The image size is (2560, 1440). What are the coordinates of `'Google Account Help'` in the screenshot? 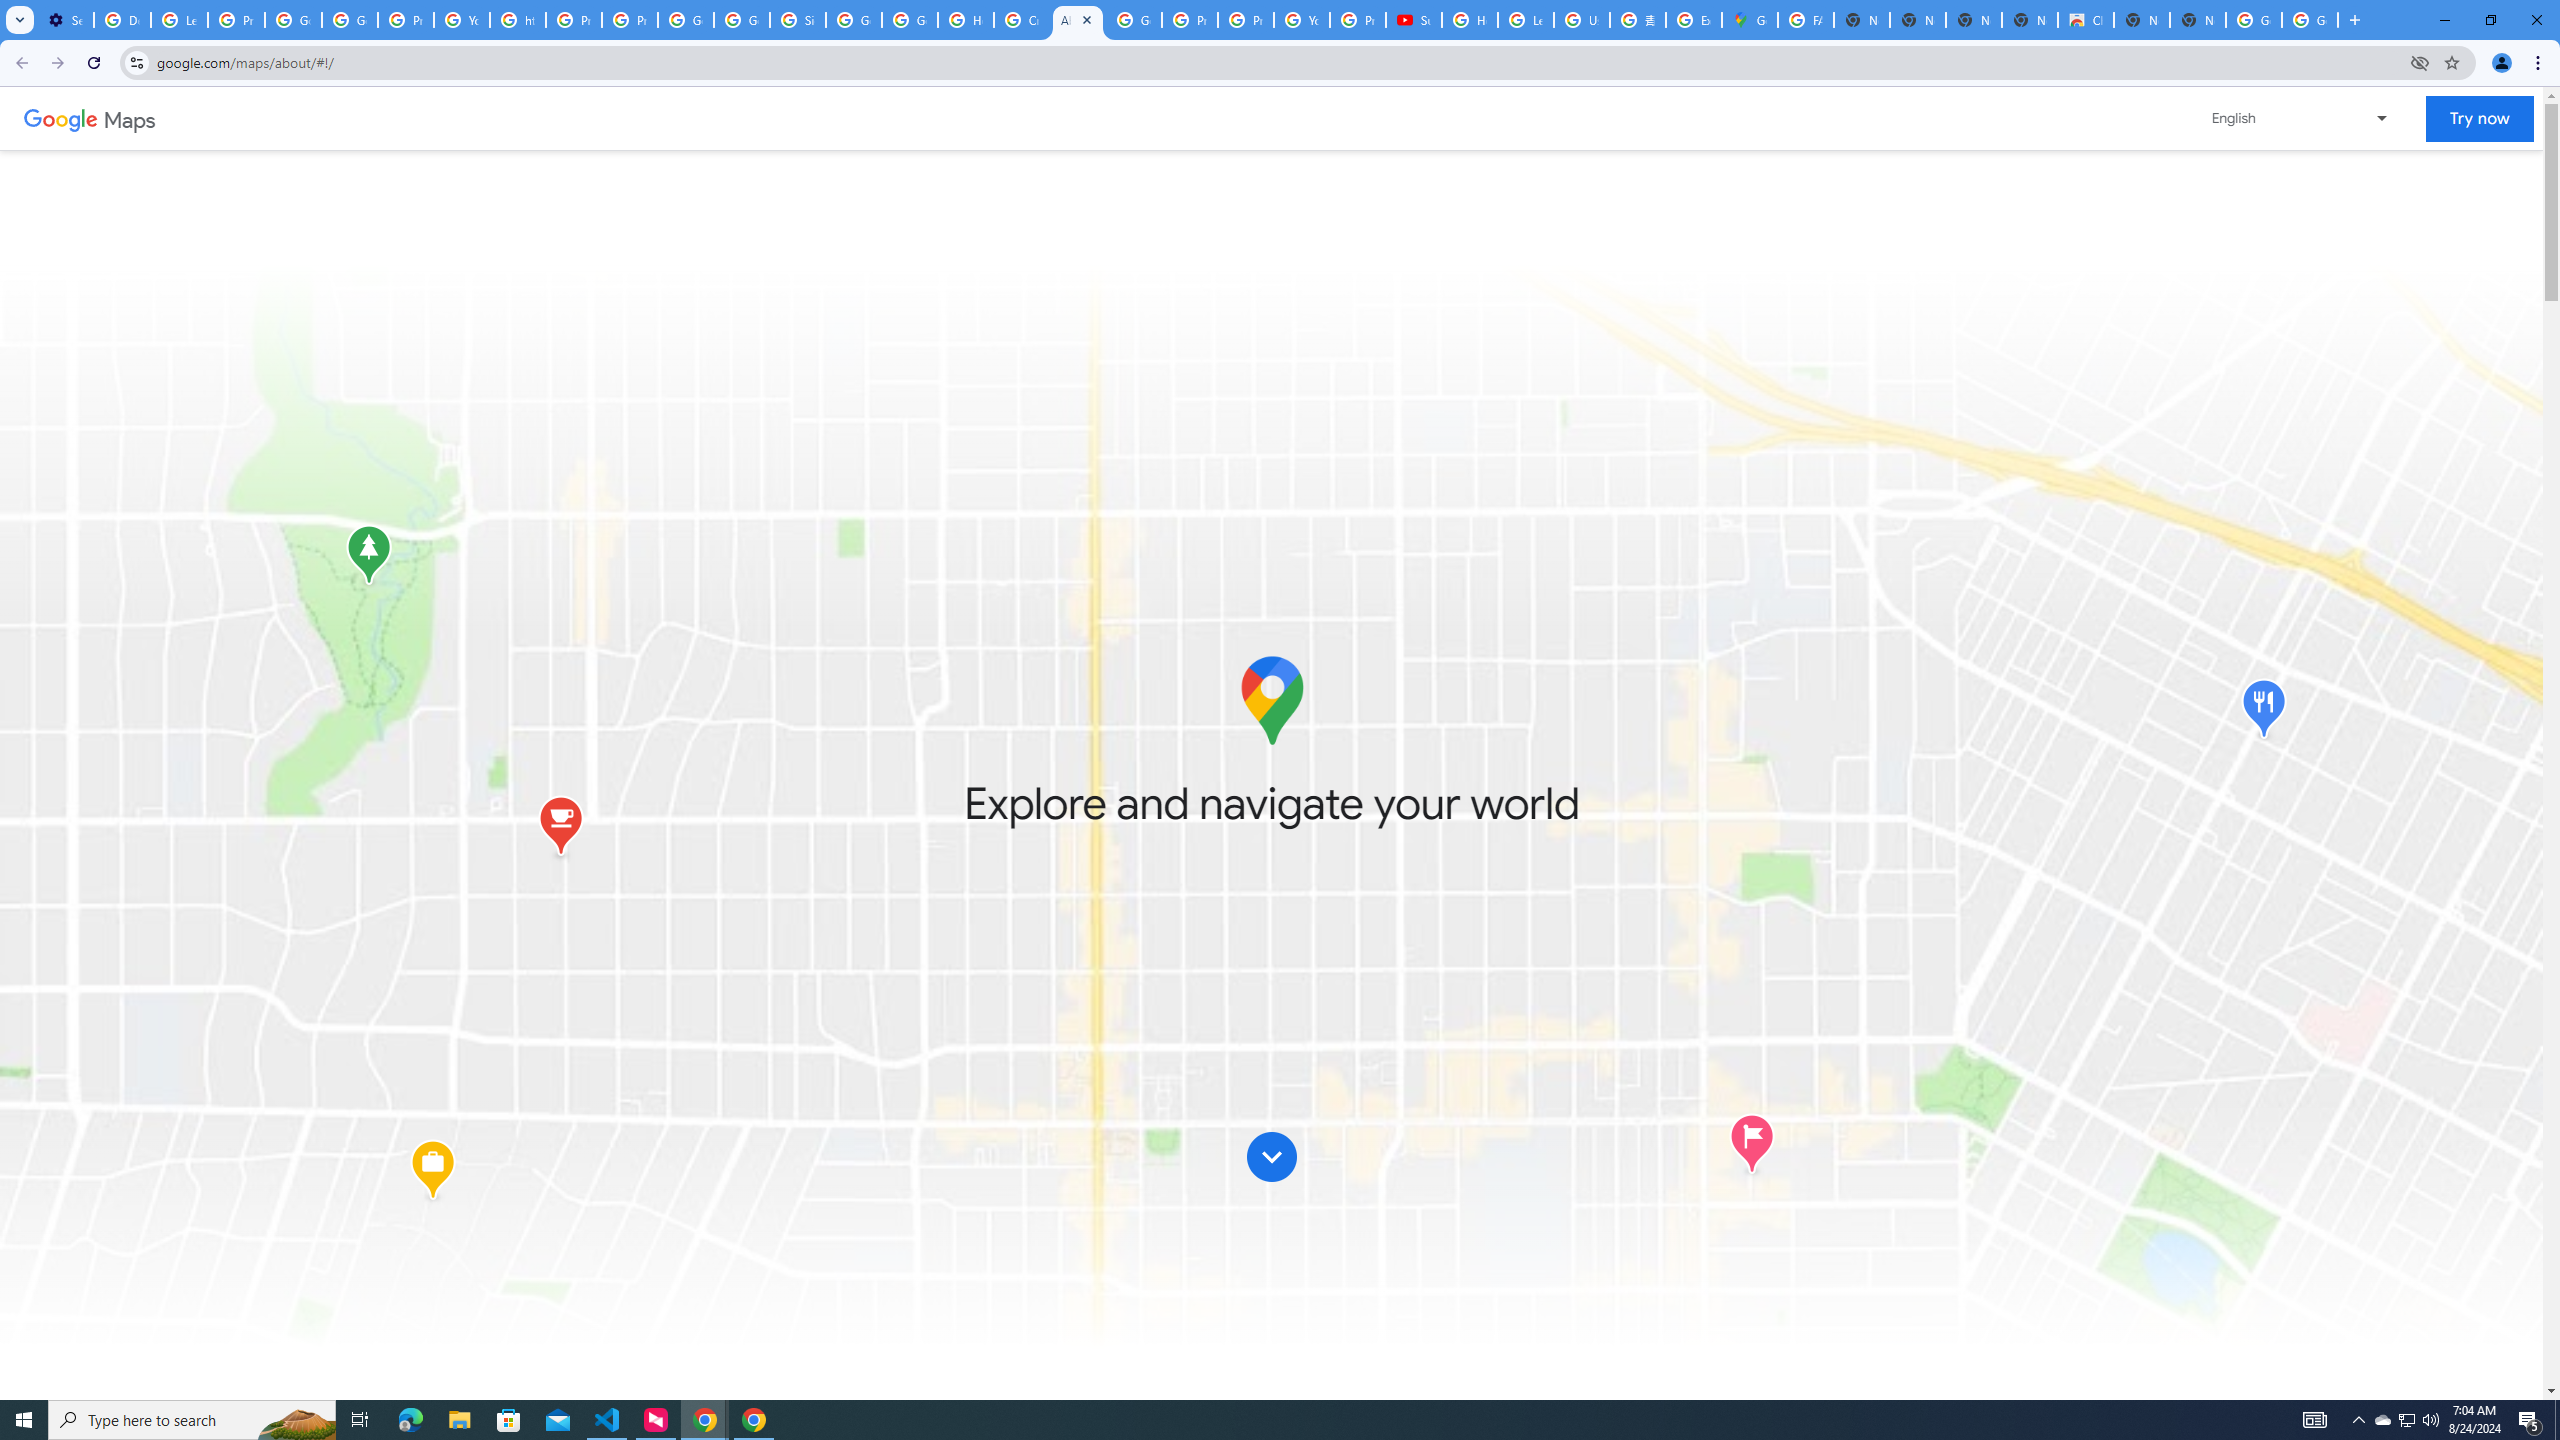 It's located at (293, 19).